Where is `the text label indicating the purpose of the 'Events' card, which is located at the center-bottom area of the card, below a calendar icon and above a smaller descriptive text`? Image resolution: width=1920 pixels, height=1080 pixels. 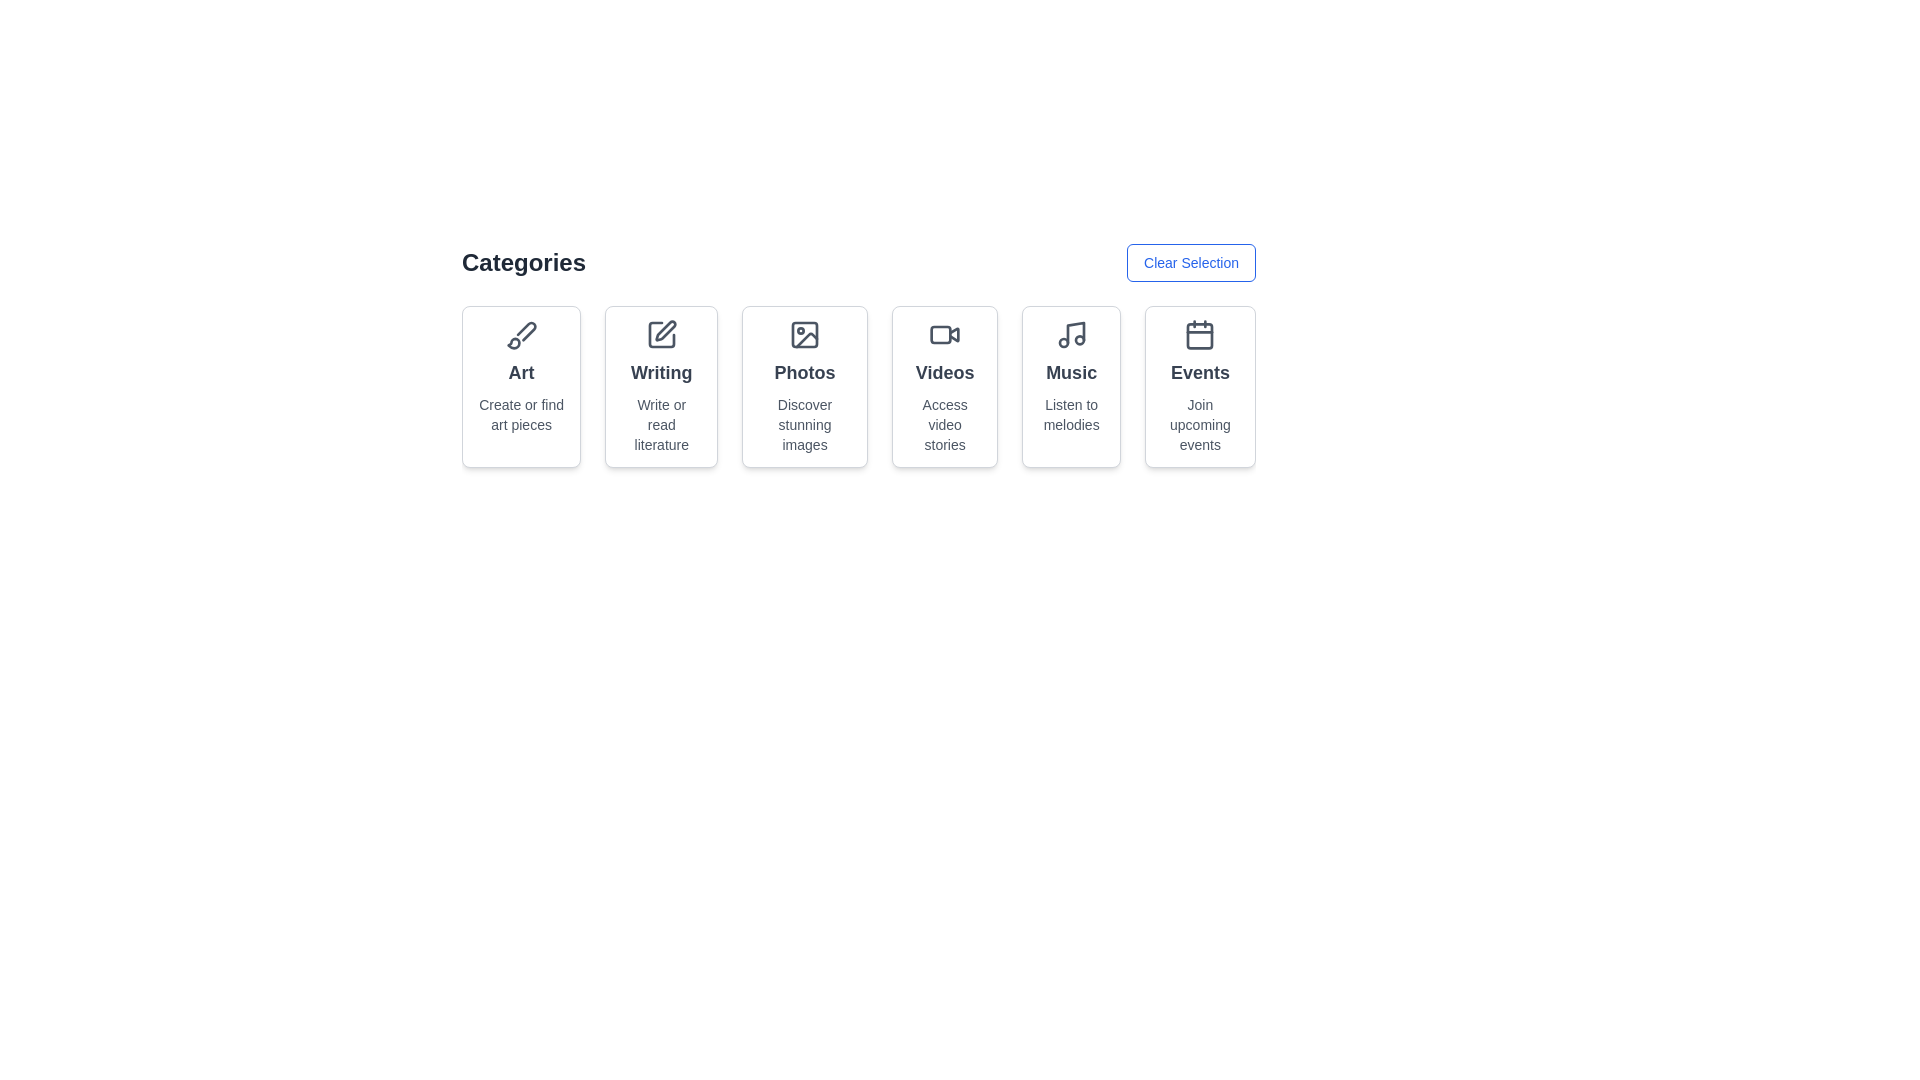 the text label indicating the purpose of the 'Events' card, which is located at the center-bottom area of the card, below a calendar icon and above a smaller descriptive text is located at coordinates (1200, 373).